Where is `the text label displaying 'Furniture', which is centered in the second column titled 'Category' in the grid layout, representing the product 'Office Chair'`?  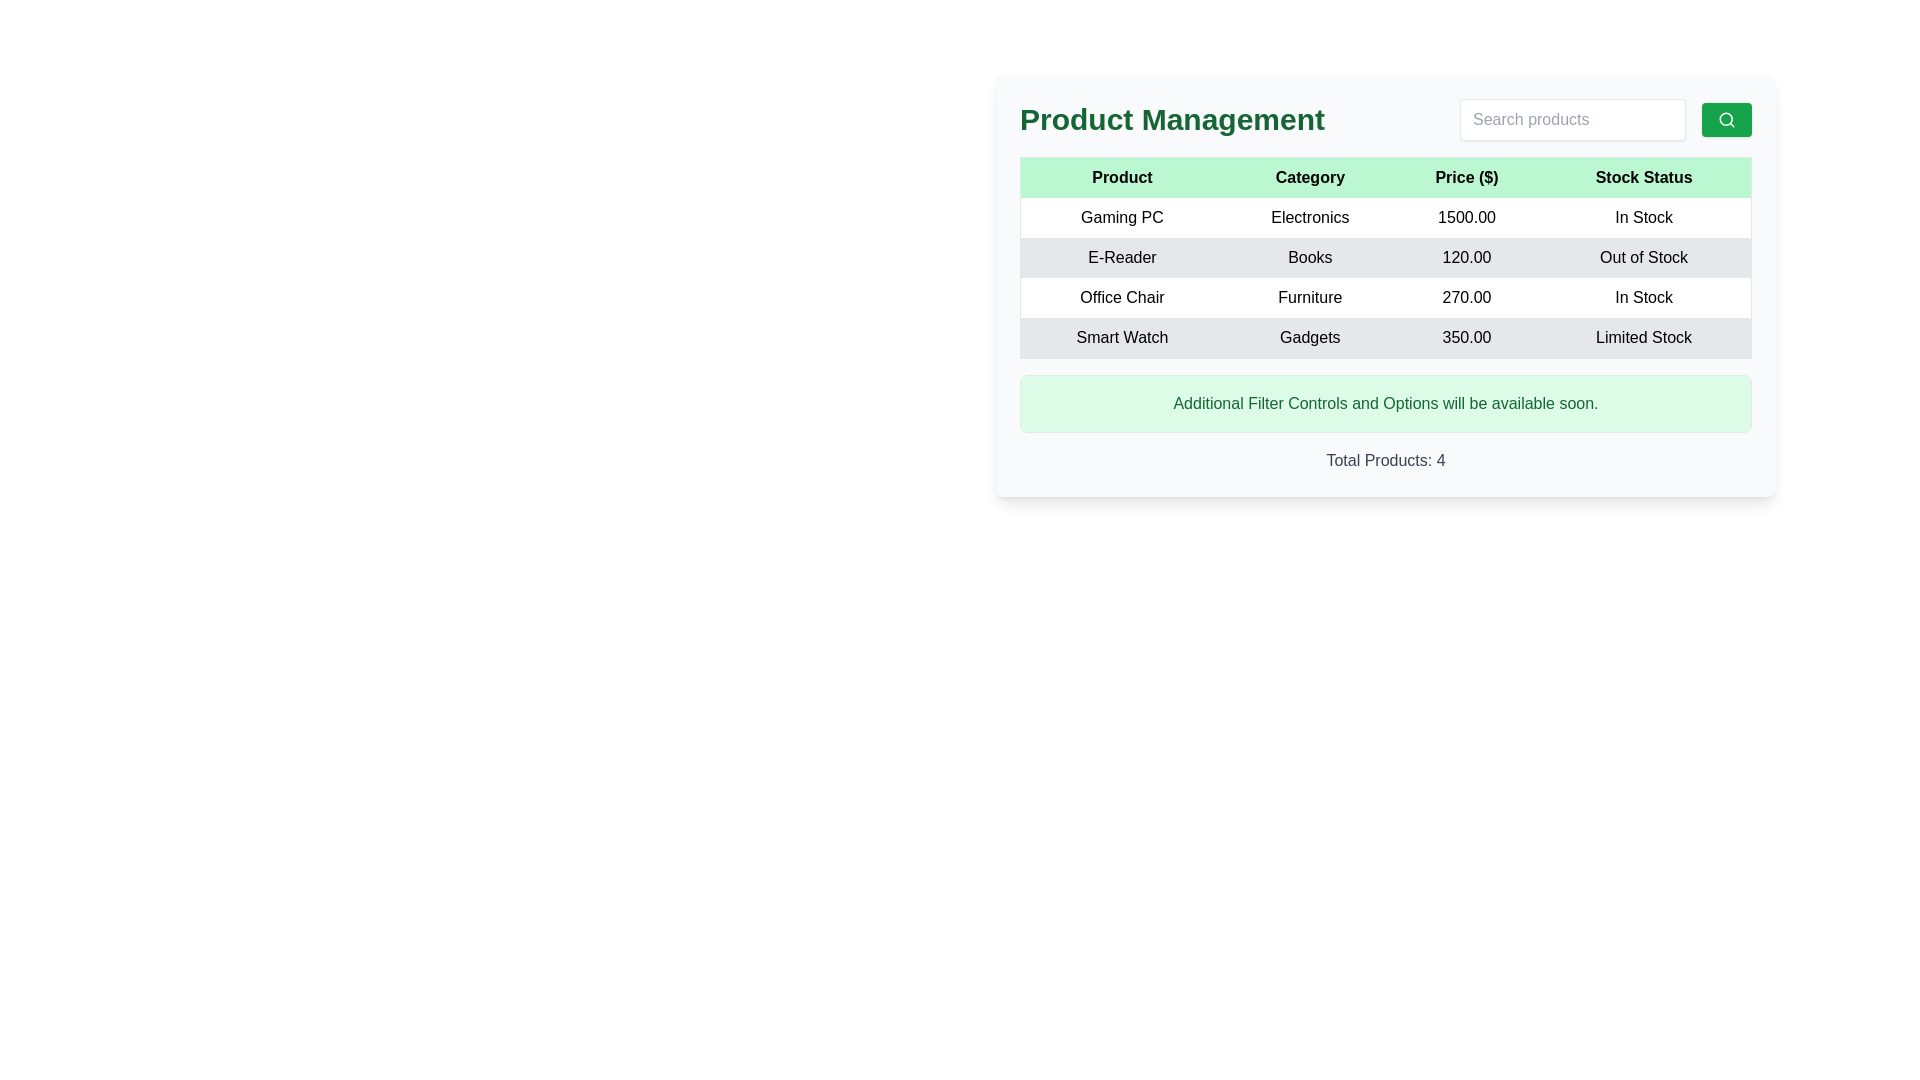
the text label displaying 'Furniture', which is centered in the second column titled 'Category' in the grid layout, representing the product 'Office Chair' is located at coordinates (1310, 297).